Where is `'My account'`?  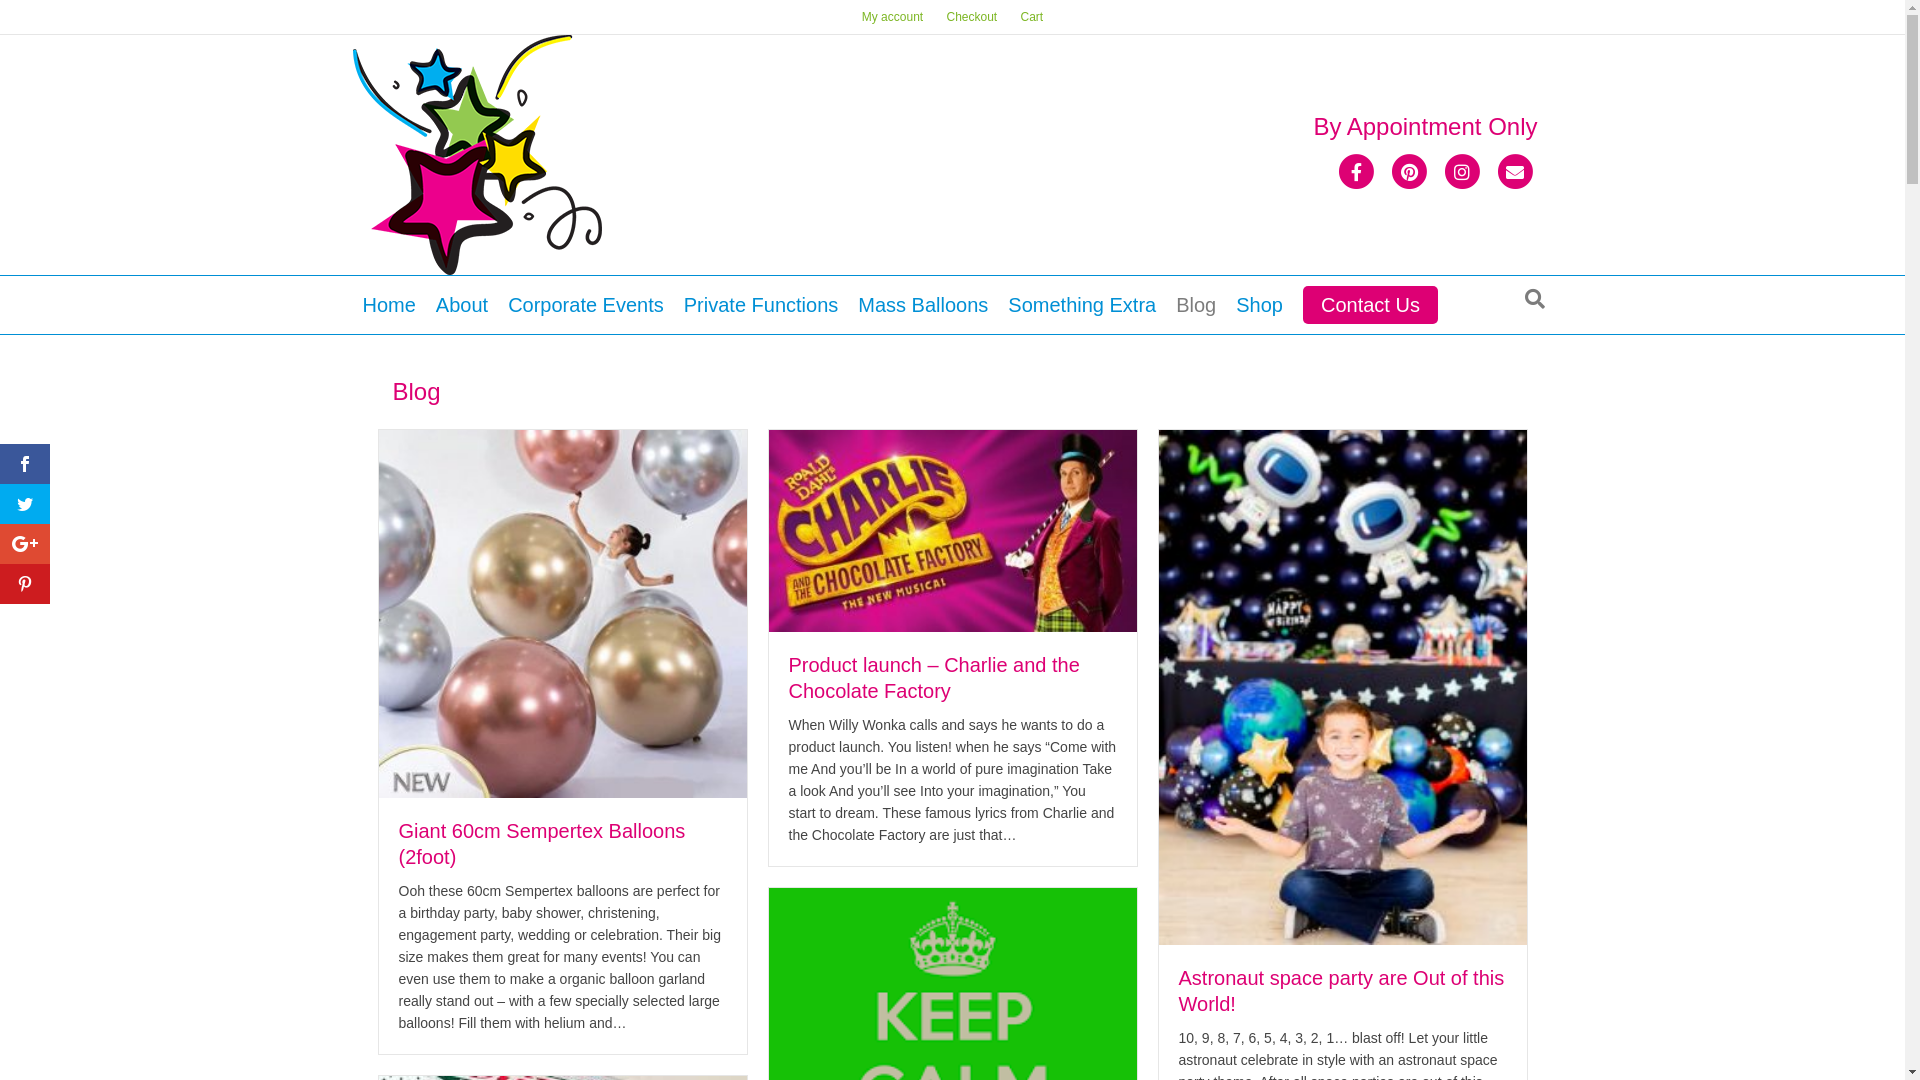 'My account' is located at coordinates (891, 16).